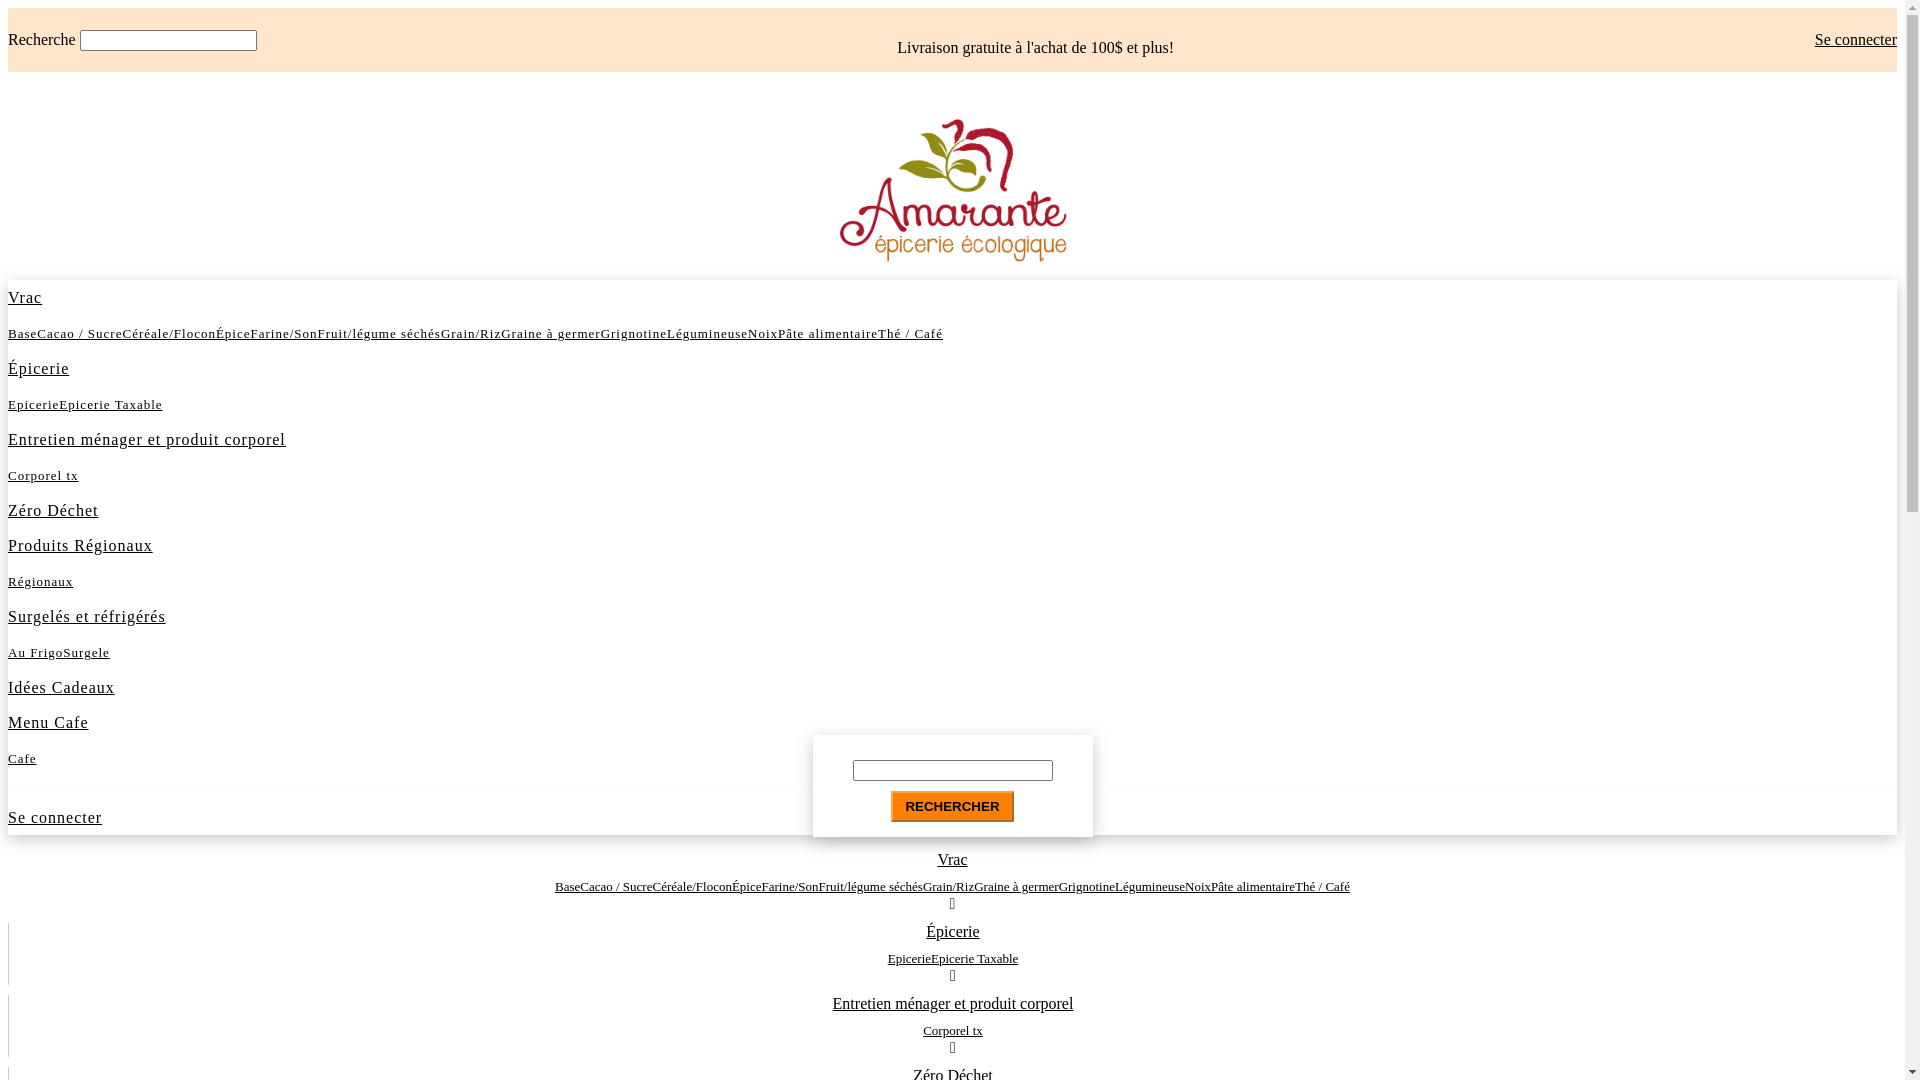  Describe the element at coordinates (440, 332) in the screenshot. I see `'Grain/Riz'` at that location.